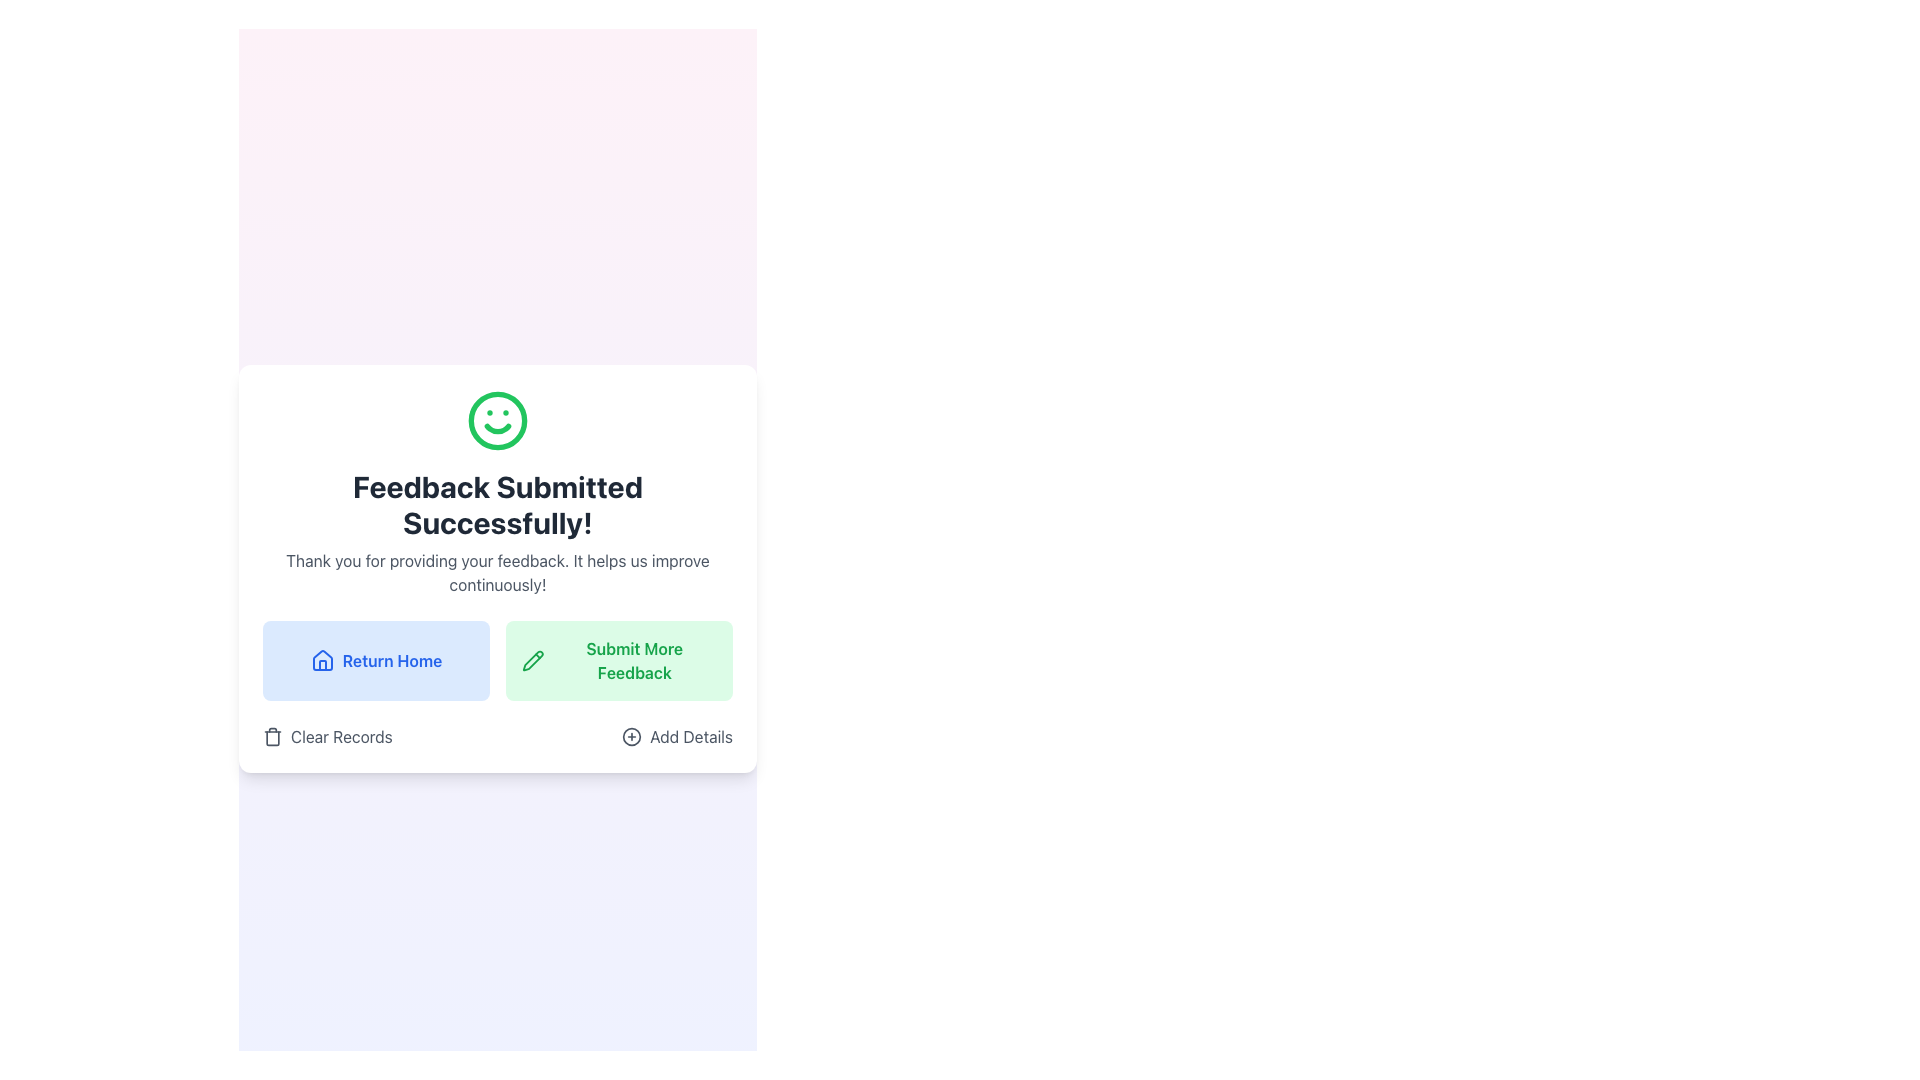 The width and height of the screenshot is (1920, 1080). What do you see at coordinates (631, 736) in the screenshot?
I see `the outer circular boundary of the 'circle plus' icon located at the bottom right corner of the success message panel, which is associated with the 'Add Details' label` at bounding box center [631, 736].